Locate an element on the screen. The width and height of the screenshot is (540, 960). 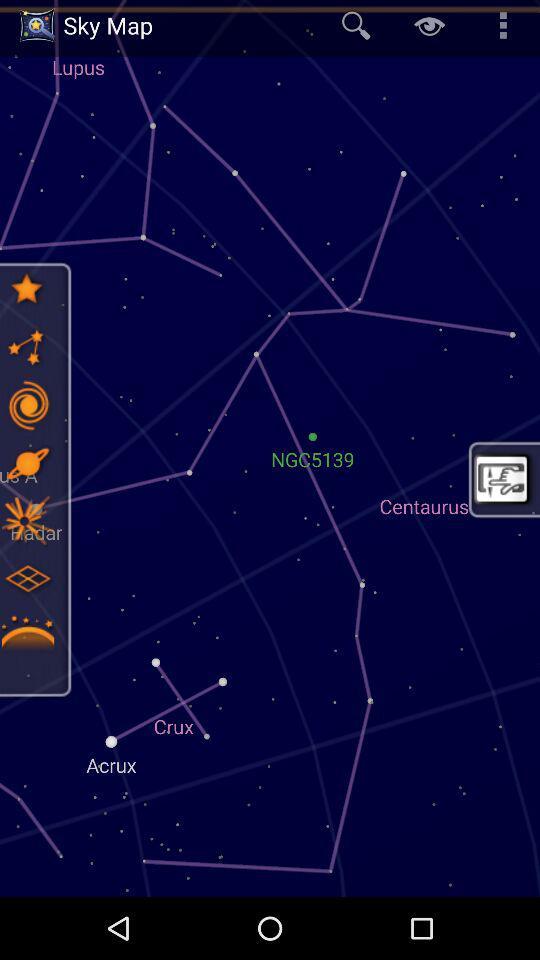
important to know is located at coordinates (26, 636).